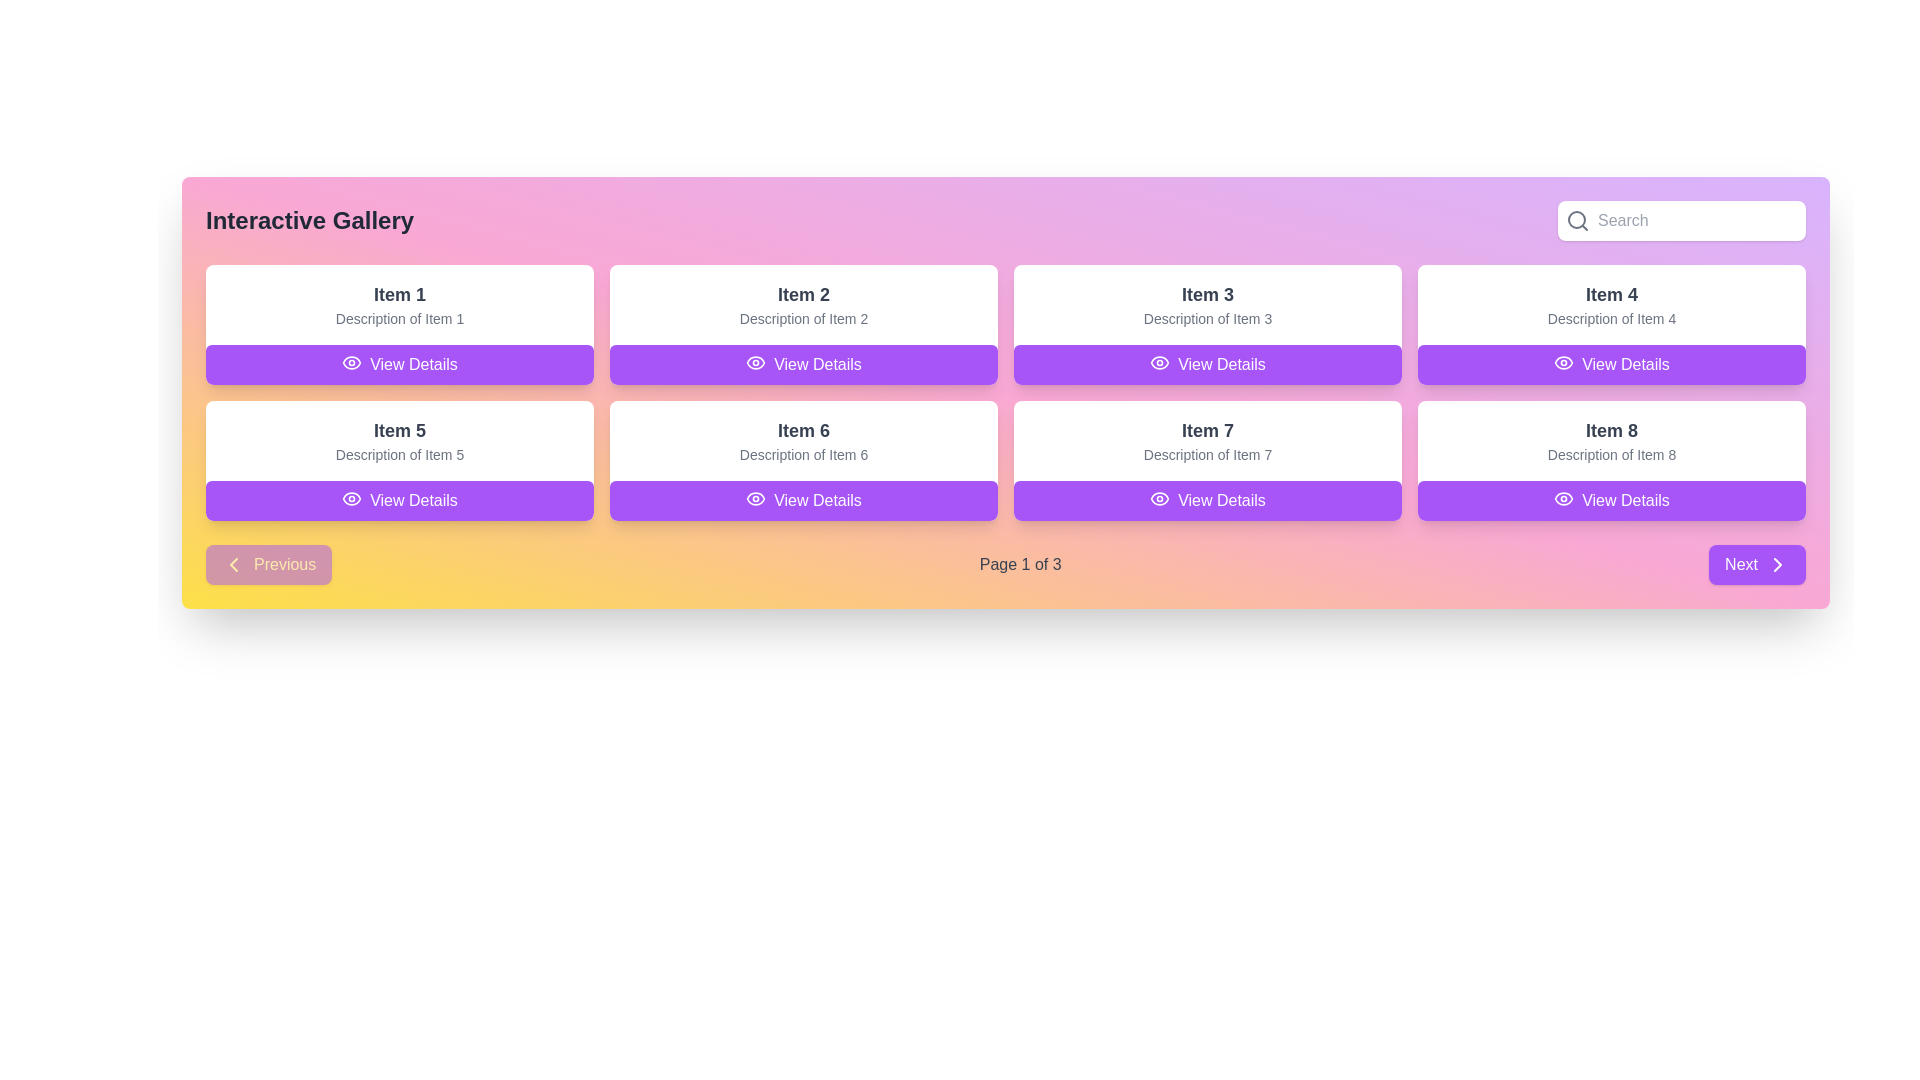 The image size is (1920, 1080). What do you see at coordinates (351, 497) in the screenshot?
I see `the visual indicator icon located to the left of the 'View Details' button for 'Item 5' to inspect the associated details` at bounding box center [351, 497].